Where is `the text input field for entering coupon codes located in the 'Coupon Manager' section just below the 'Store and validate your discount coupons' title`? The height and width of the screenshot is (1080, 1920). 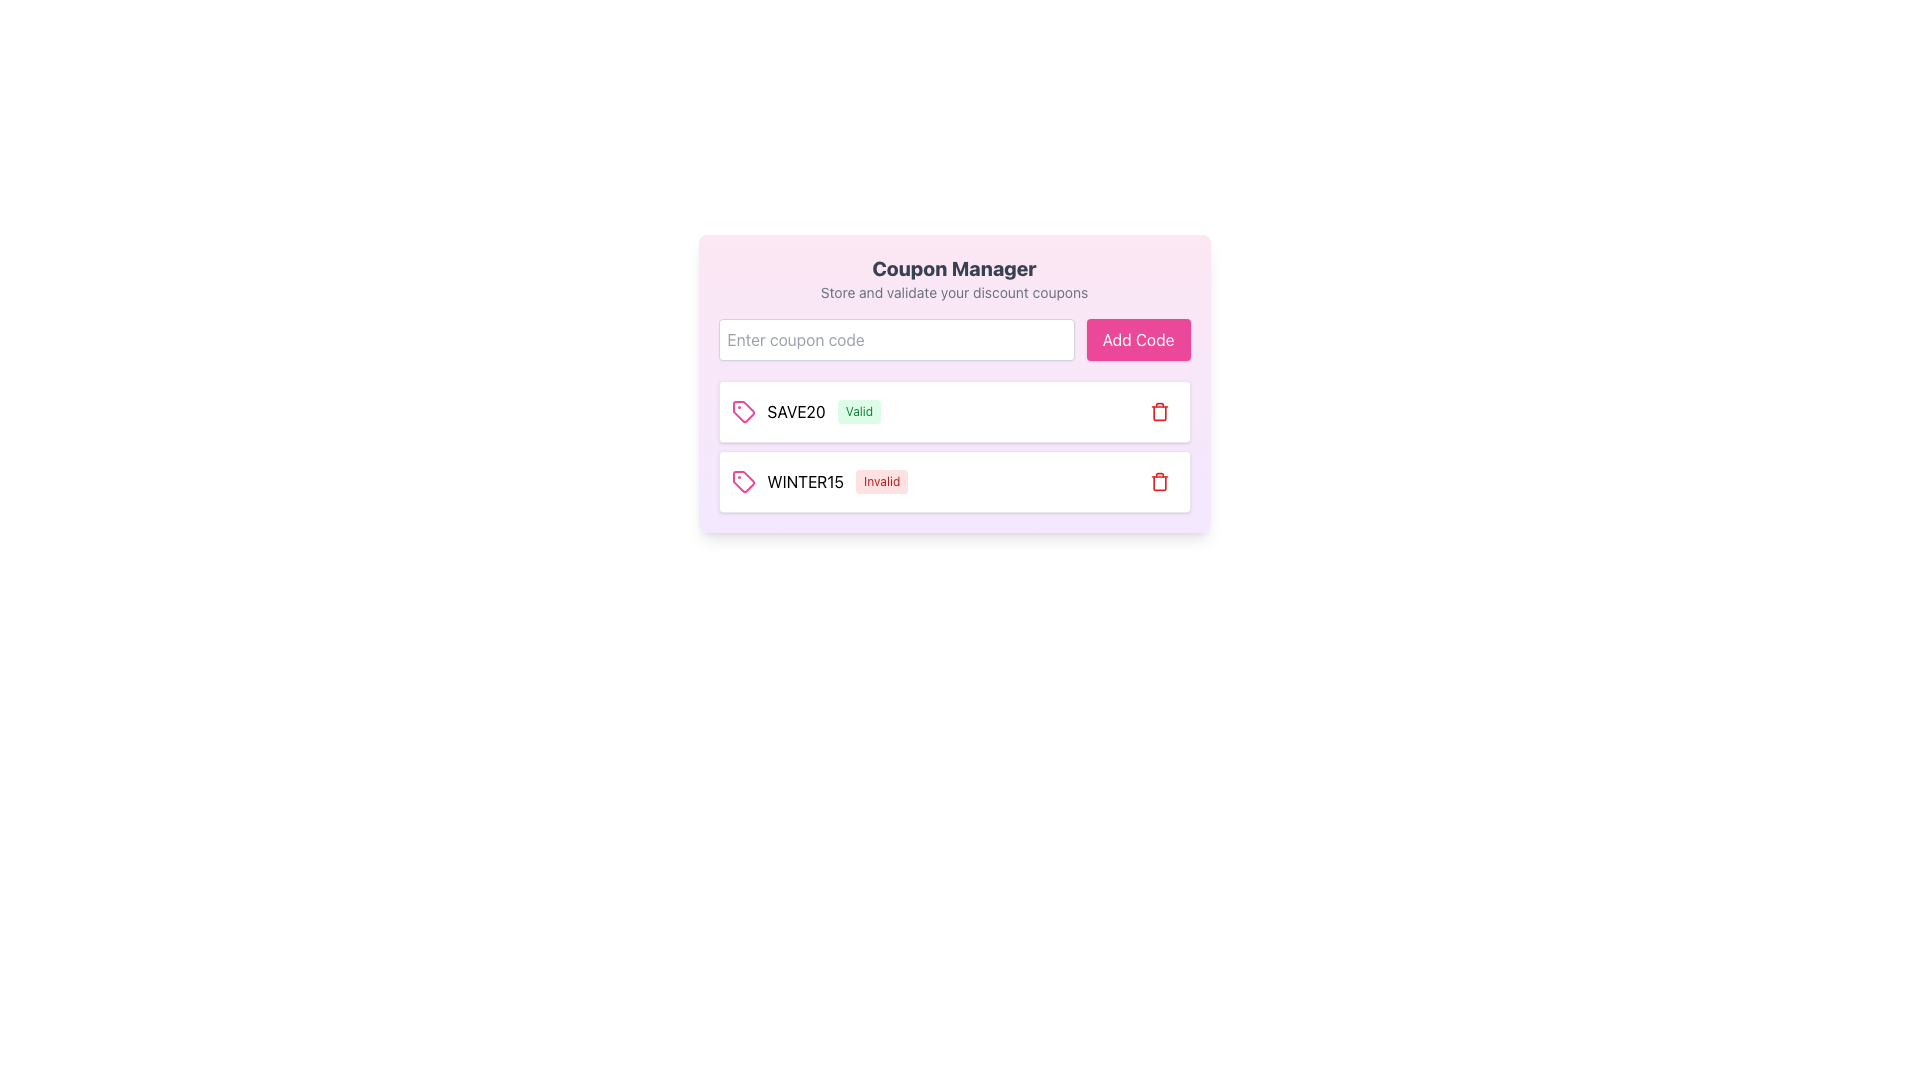 the text input field for entering coupon codes located in the 'Coupon Manager' section just below the 'Store and validate your discount coupons' title is located at coordinates (953, 338).